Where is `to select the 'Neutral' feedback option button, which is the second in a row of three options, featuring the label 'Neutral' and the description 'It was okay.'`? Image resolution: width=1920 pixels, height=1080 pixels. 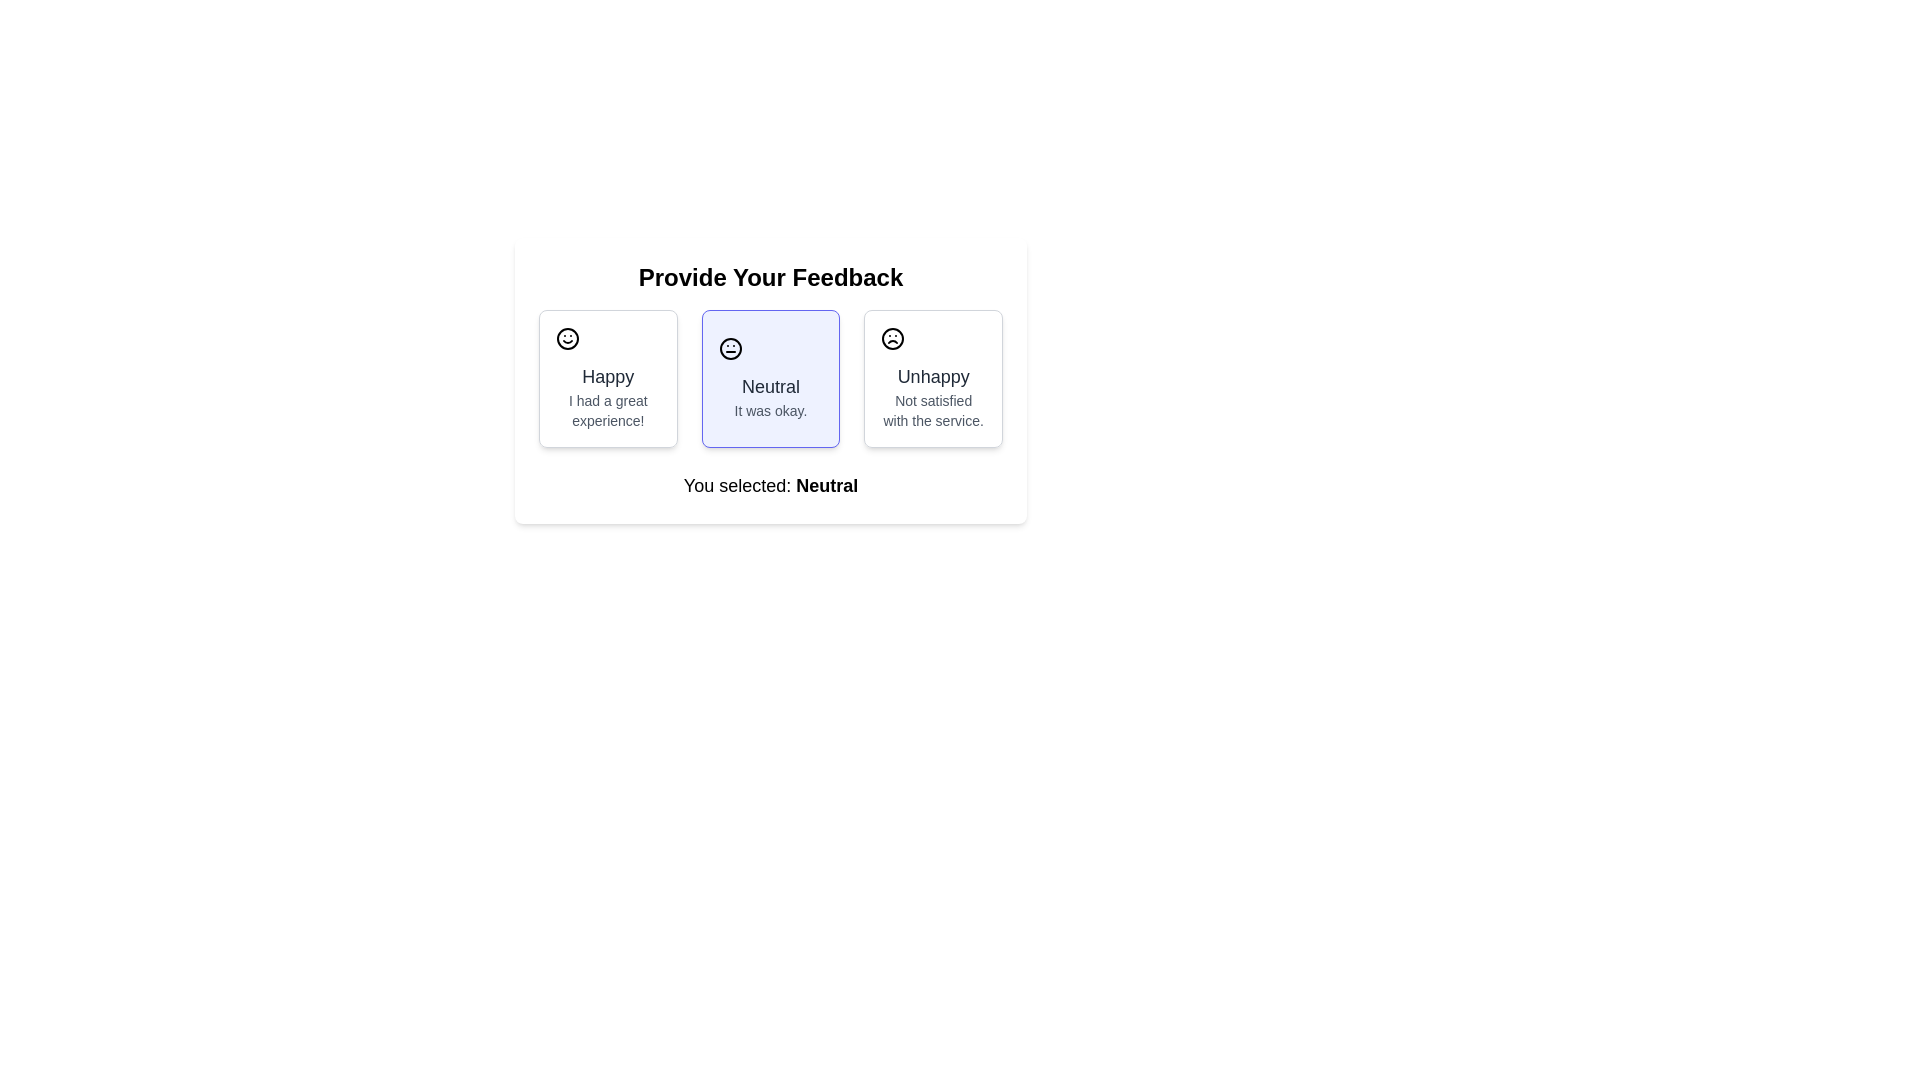 to select the 'Neutral' feedback option button, which is the second in a row of three options, featuring the label 'Neutral' and the description 'It was okay.' is located at coordinates (770, 378).